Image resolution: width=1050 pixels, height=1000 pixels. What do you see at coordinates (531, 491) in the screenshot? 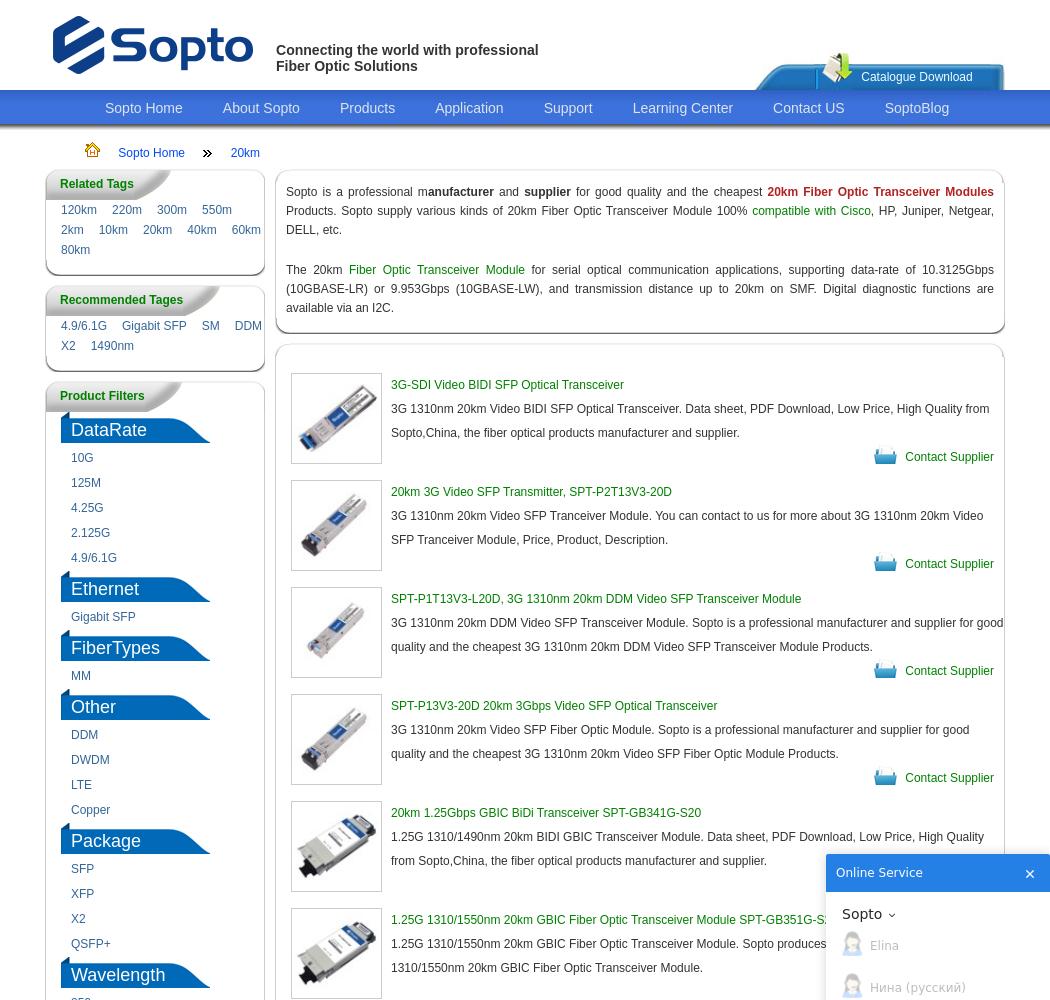
I see `'20km 3G Video SFP Transmitter, SPT-P2T13V3-20D'` at bounding box center [531, 491].